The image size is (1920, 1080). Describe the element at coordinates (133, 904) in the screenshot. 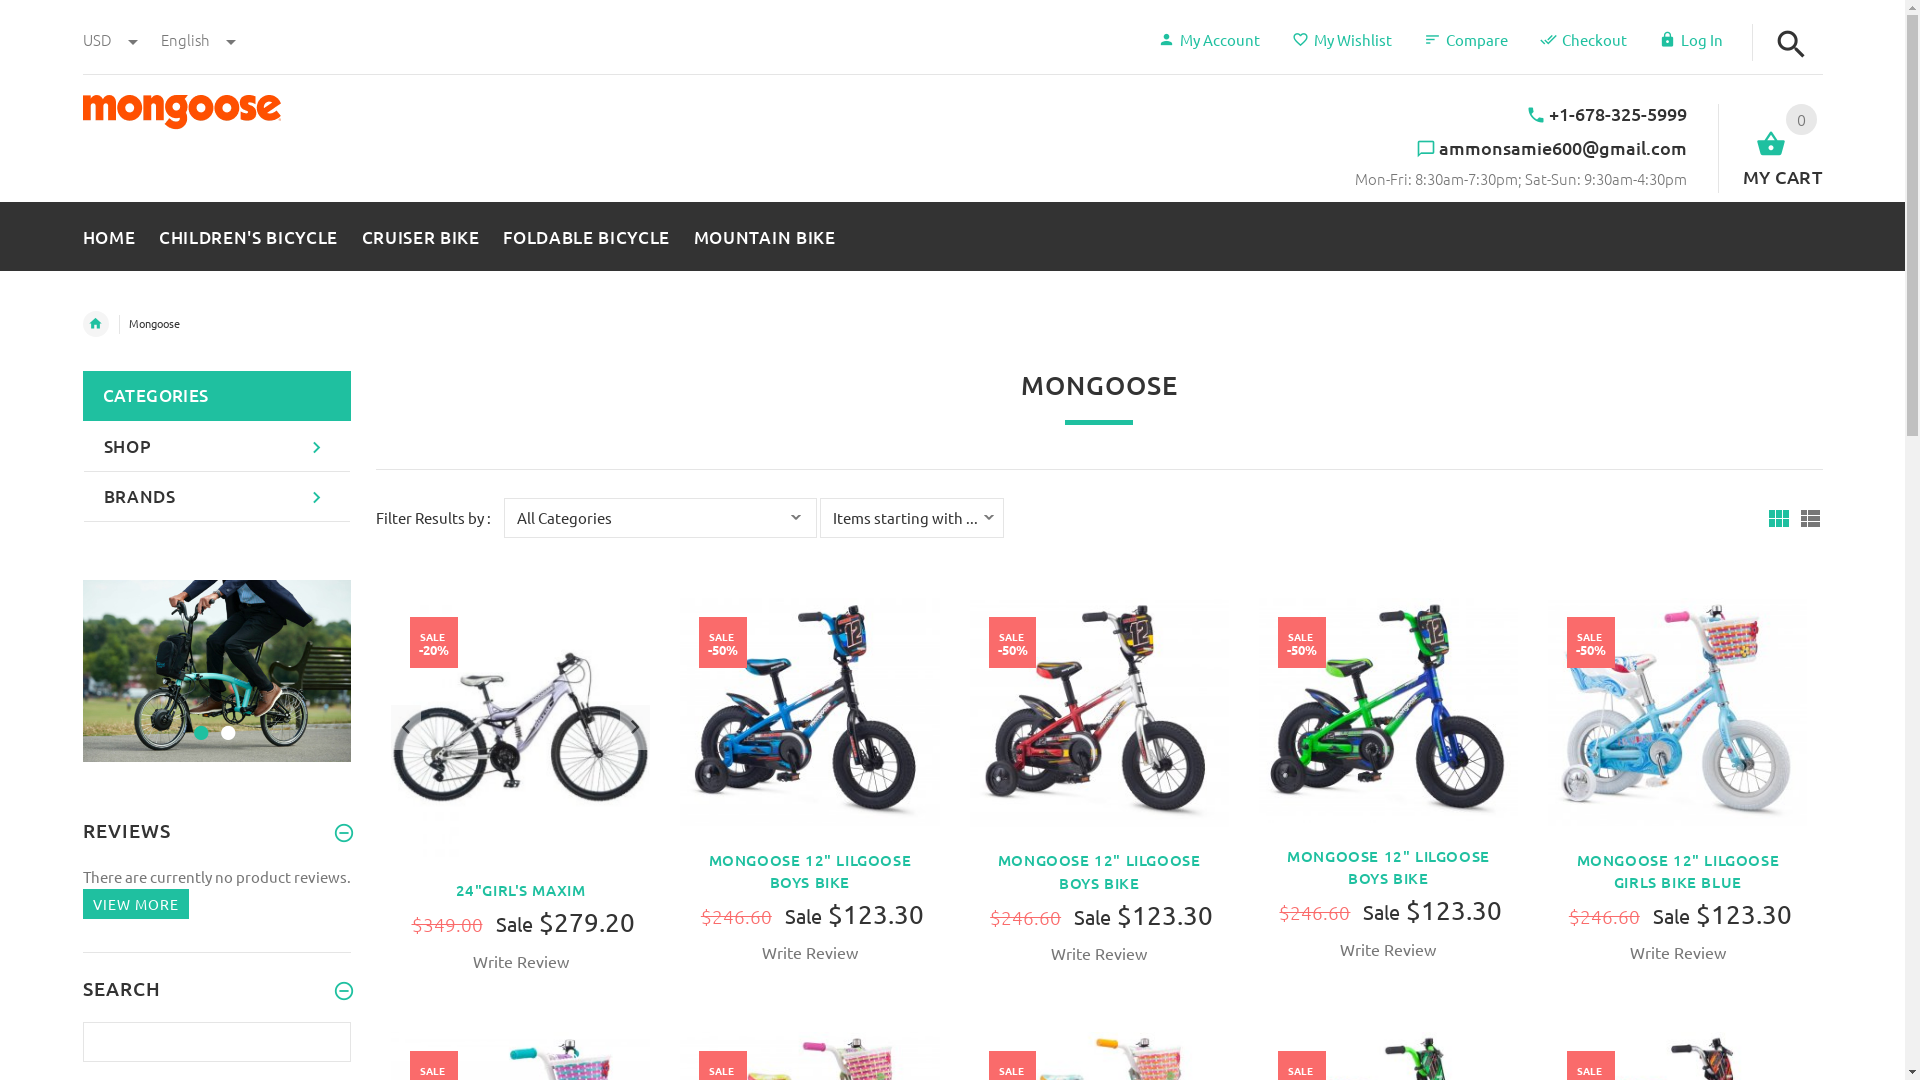

I see `'VIEW MORE'` at that location.